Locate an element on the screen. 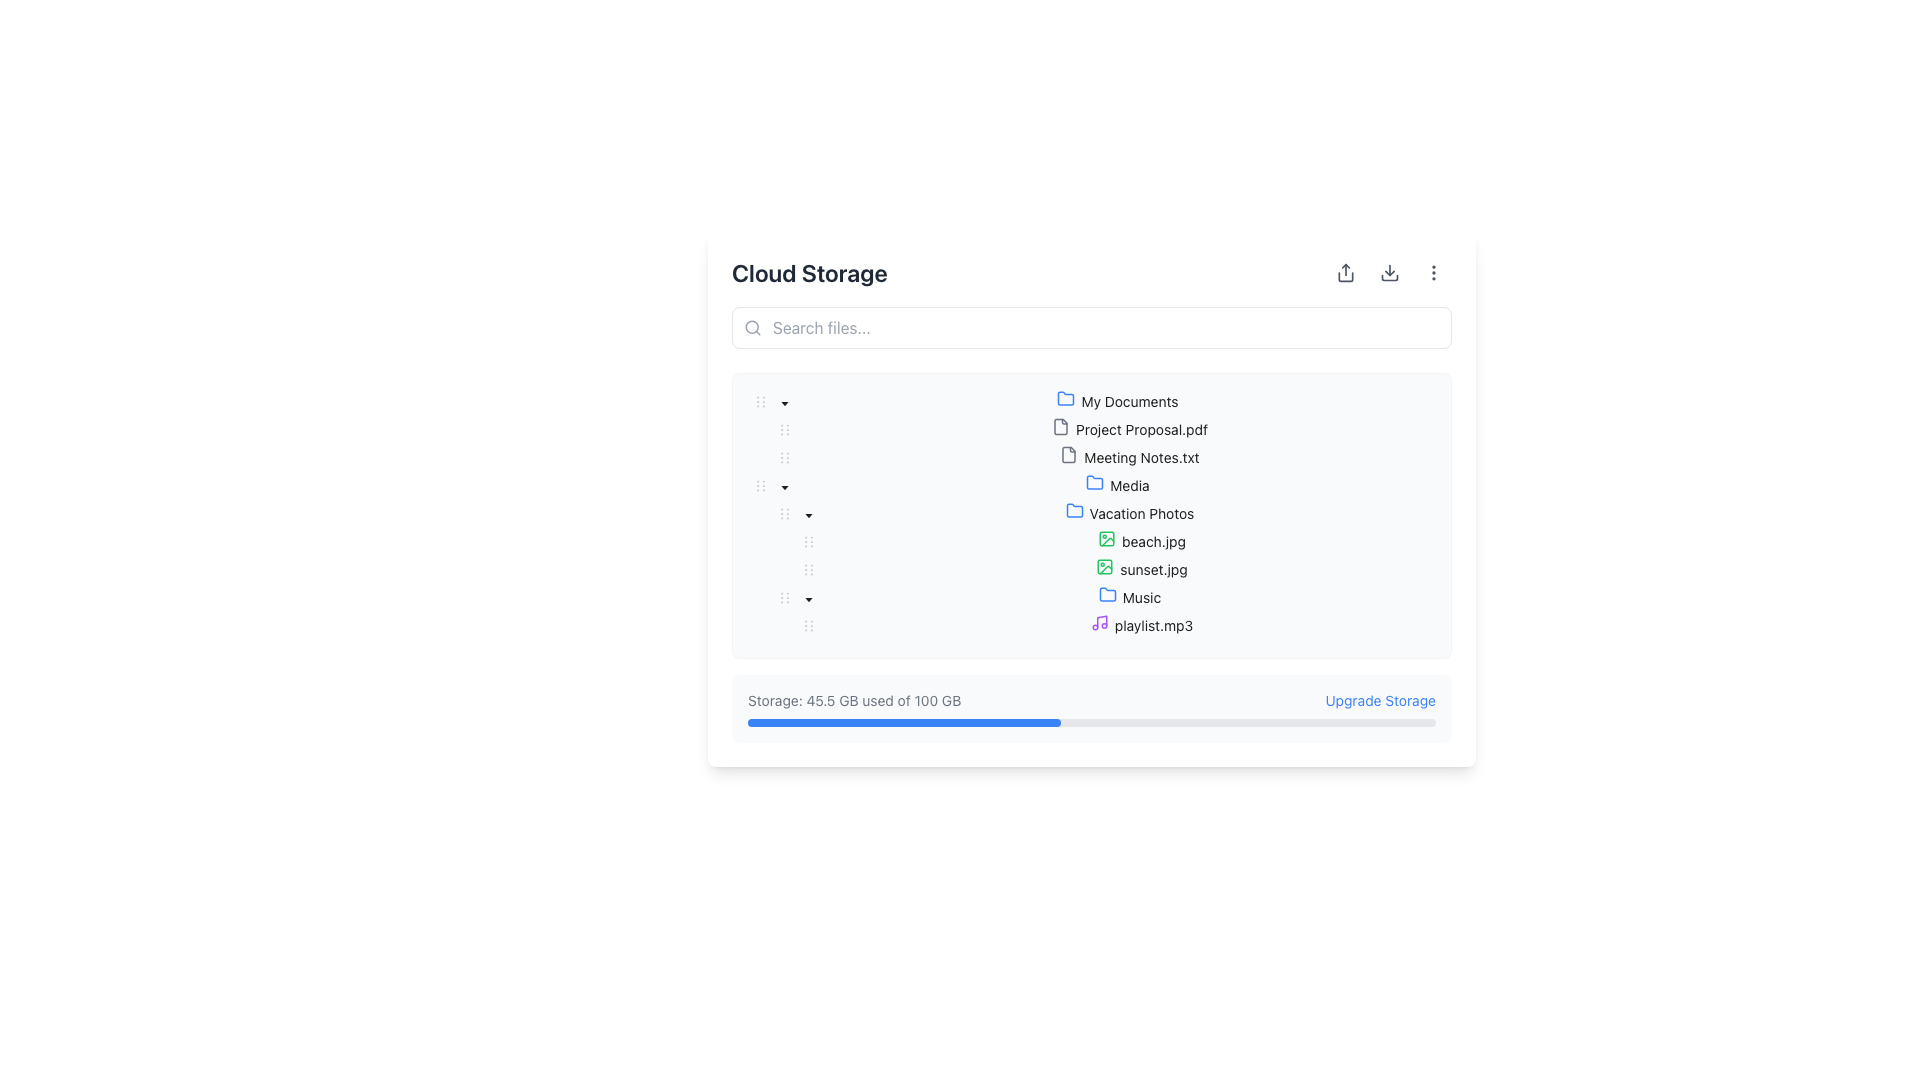  the filled portion of the progress bar that visually represents 45.5% of the total storage space used, located below the text 'Storage: 45.5 GB used of 100 GB.' is located at coordinates (903, 722).